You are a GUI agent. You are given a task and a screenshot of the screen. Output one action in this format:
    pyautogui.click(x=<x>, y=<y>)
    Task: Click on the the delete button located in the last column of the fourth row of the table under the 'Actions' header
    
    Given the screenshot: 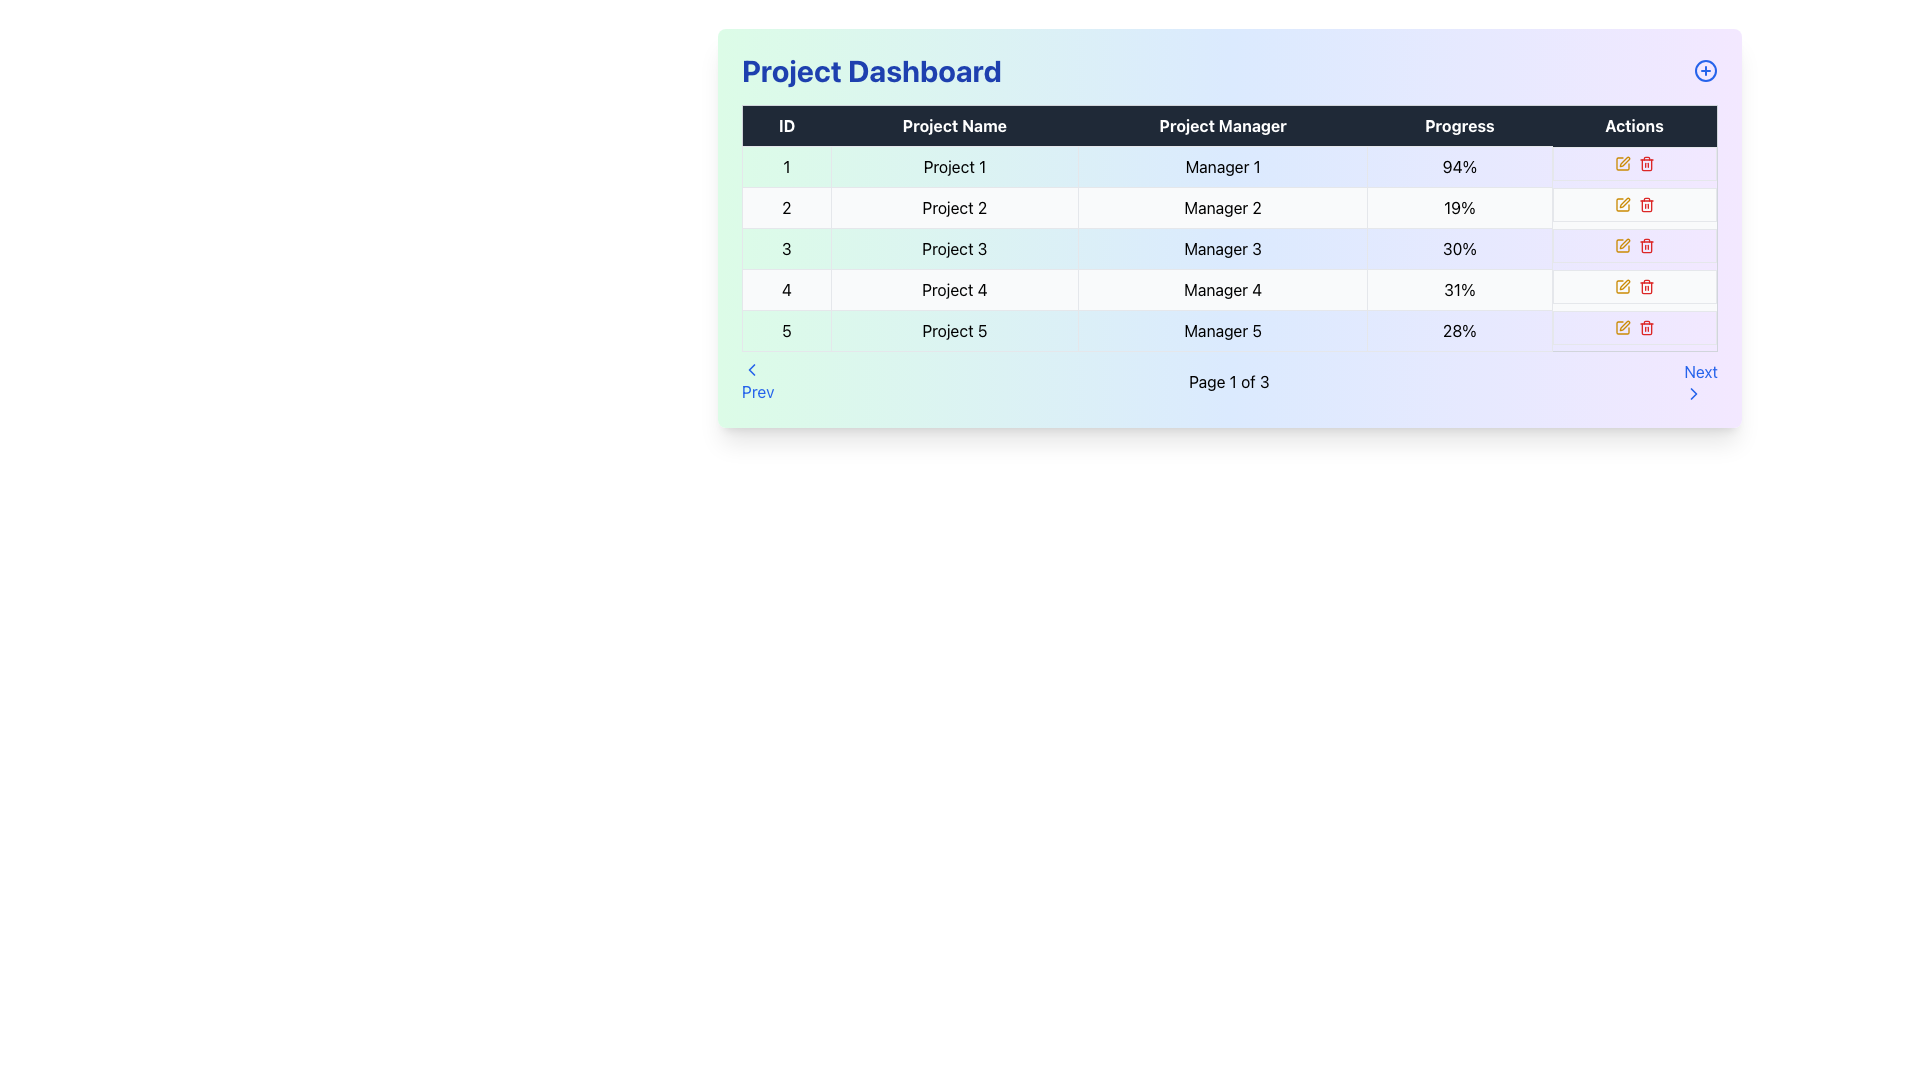 What is the action you would take?
    pyautogui.click(x=1646, y=286)
    